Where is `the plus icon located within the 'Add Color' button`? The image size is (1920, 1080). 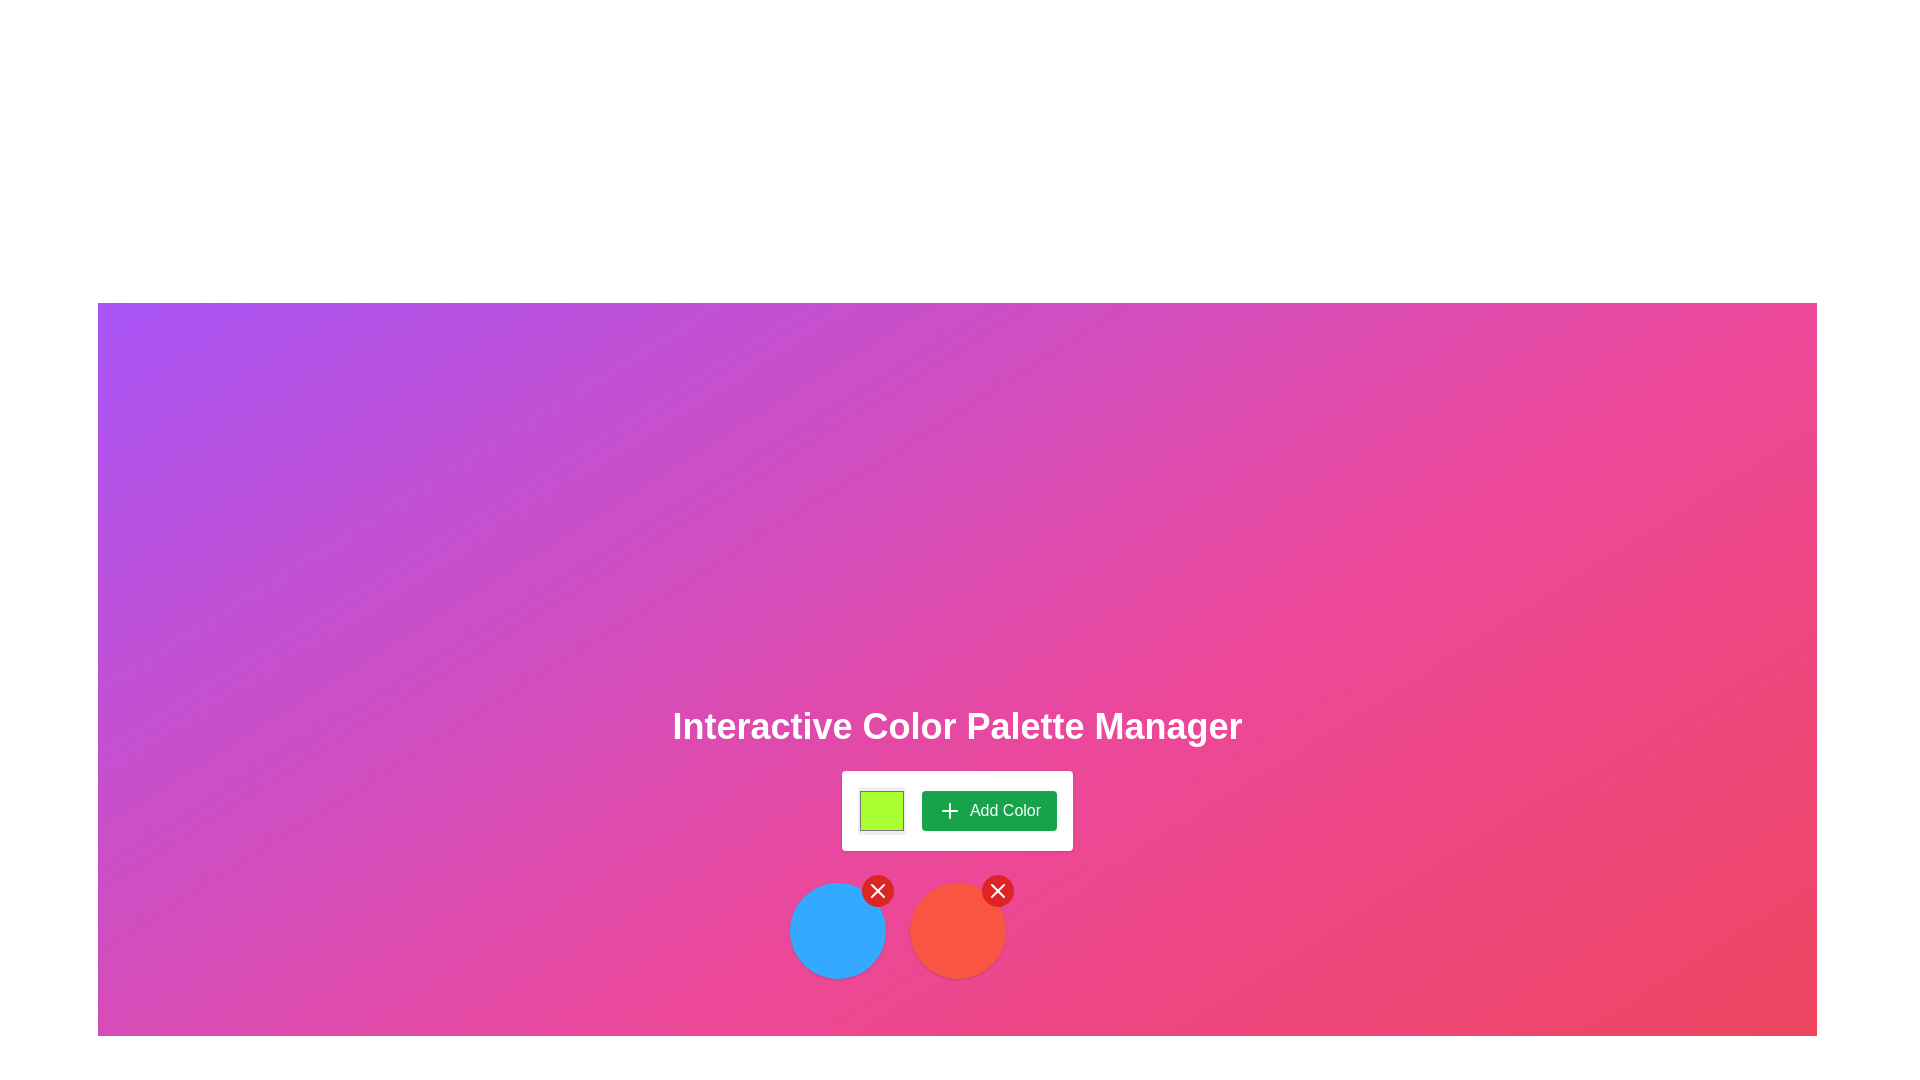 the plus icon located within the 'Add Color' button is located at coordinates (948, 810).